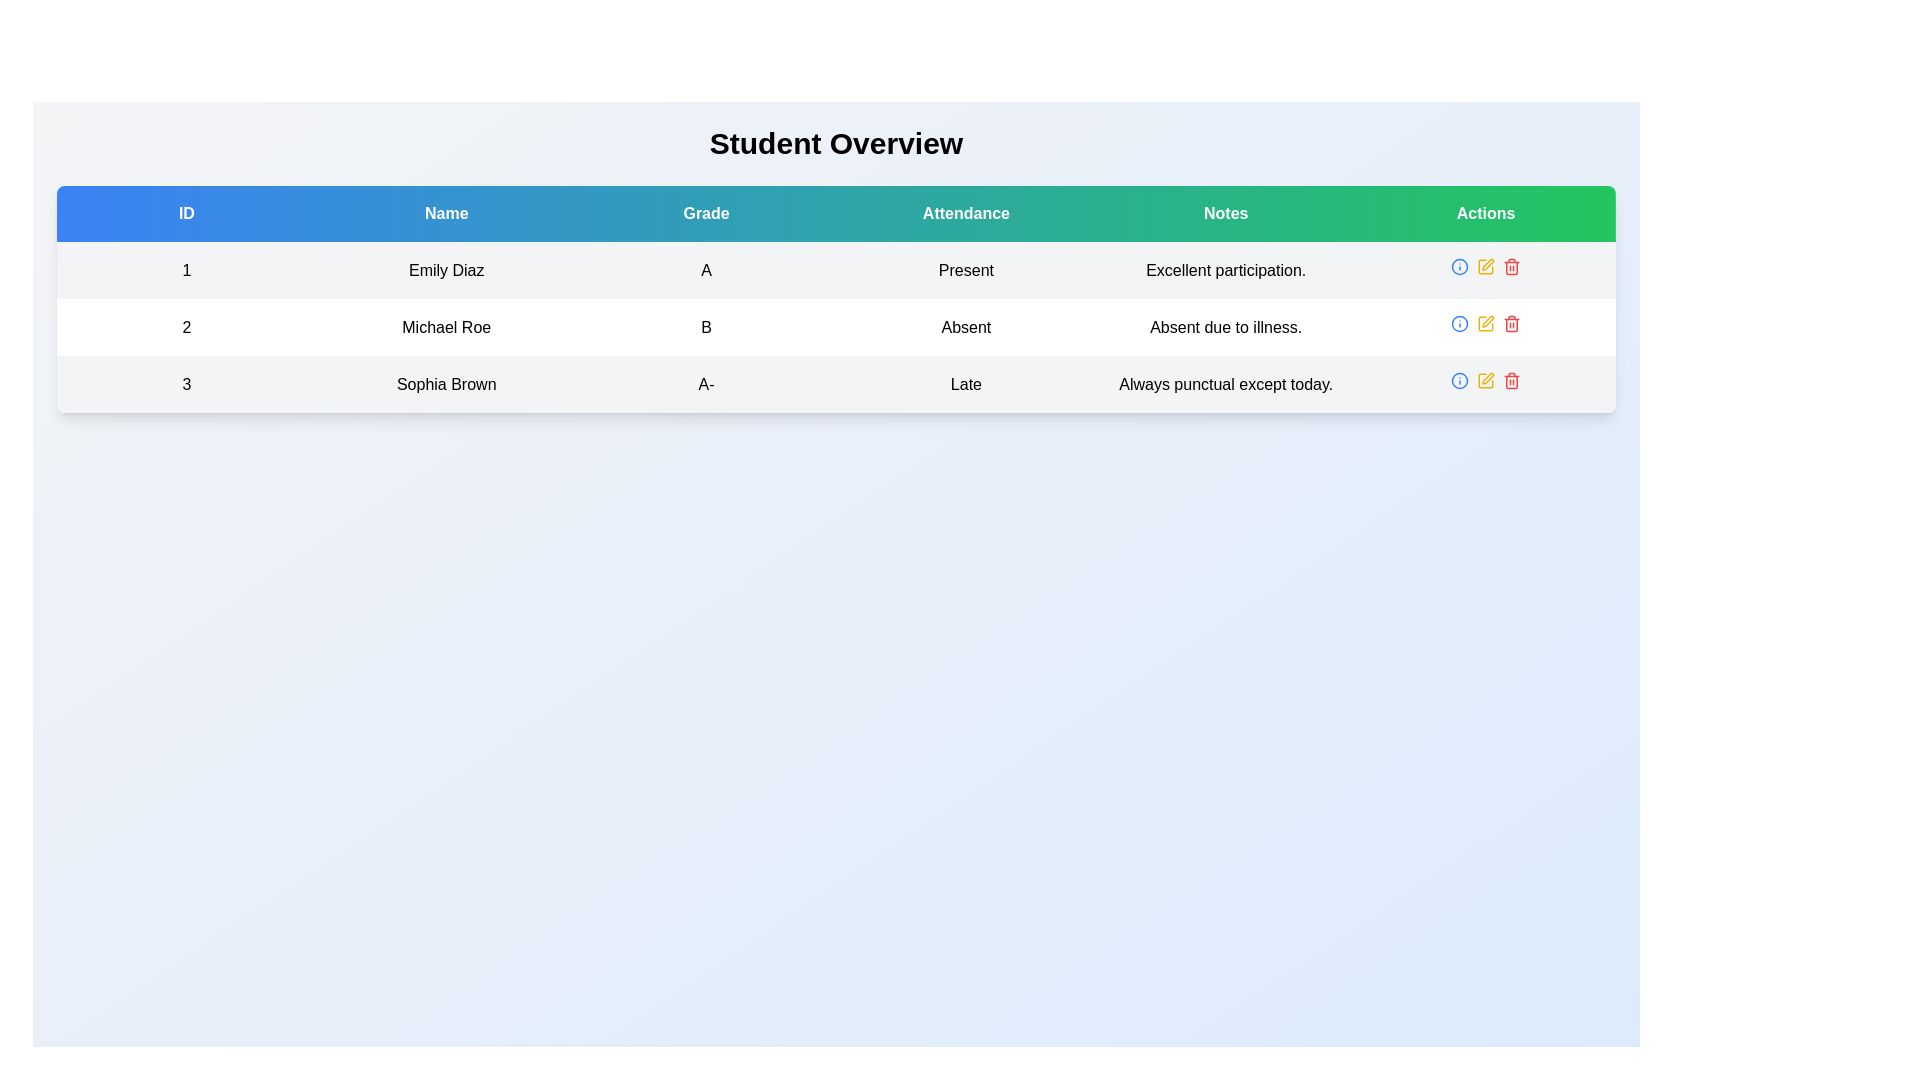  Describe the element at coordinates (1459, 381) in the screenshot. I see `the circular icon with a hollow border located in the second row of the 'Actions' column, aligned to the left of other items` at that location.